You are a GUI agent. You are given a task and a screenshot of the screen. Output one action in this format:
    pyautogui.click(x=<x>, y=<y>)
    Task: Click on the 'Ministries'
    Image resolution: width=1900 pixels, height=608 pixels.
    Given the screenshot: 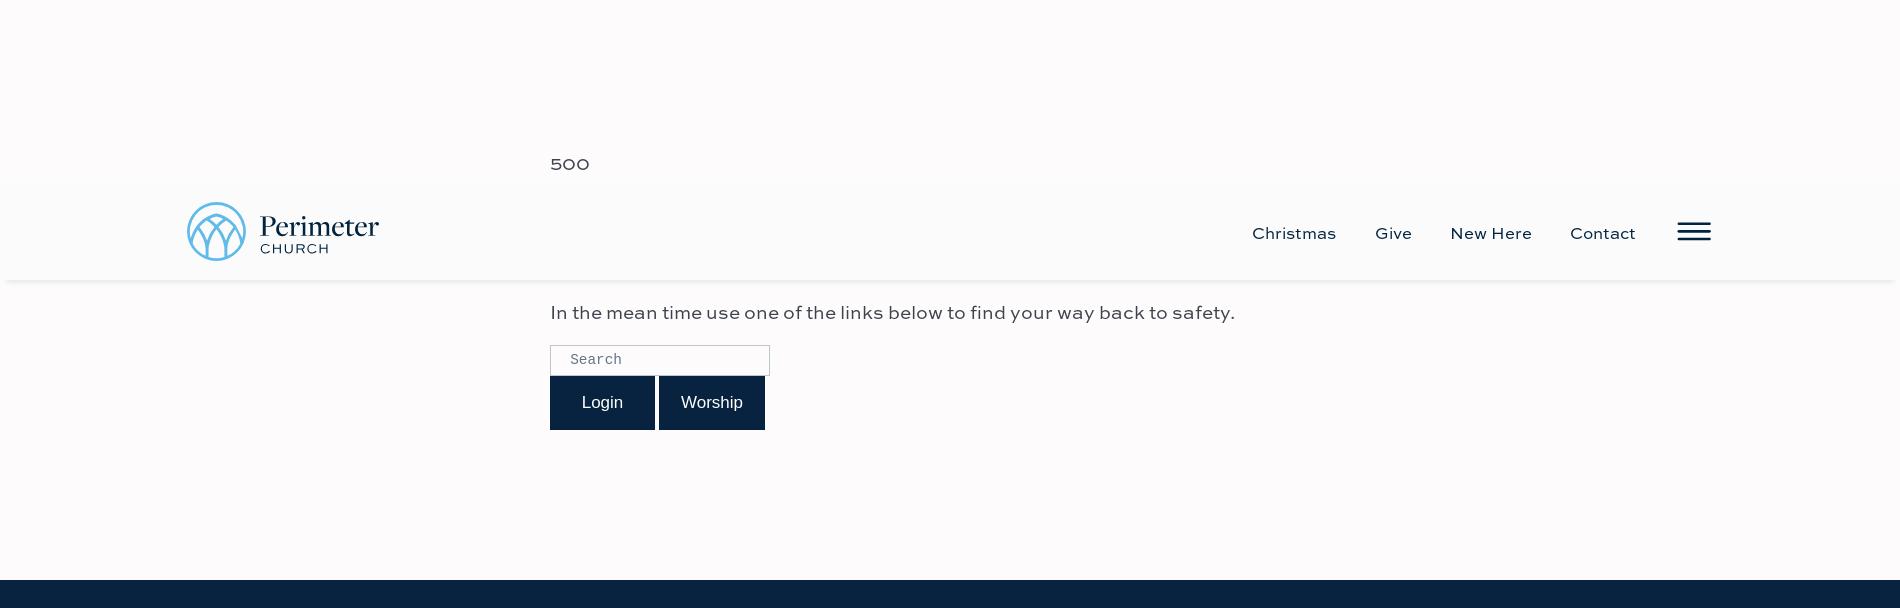 What is the action you would take?
    pyautogui.click(x=947, y=499)
    